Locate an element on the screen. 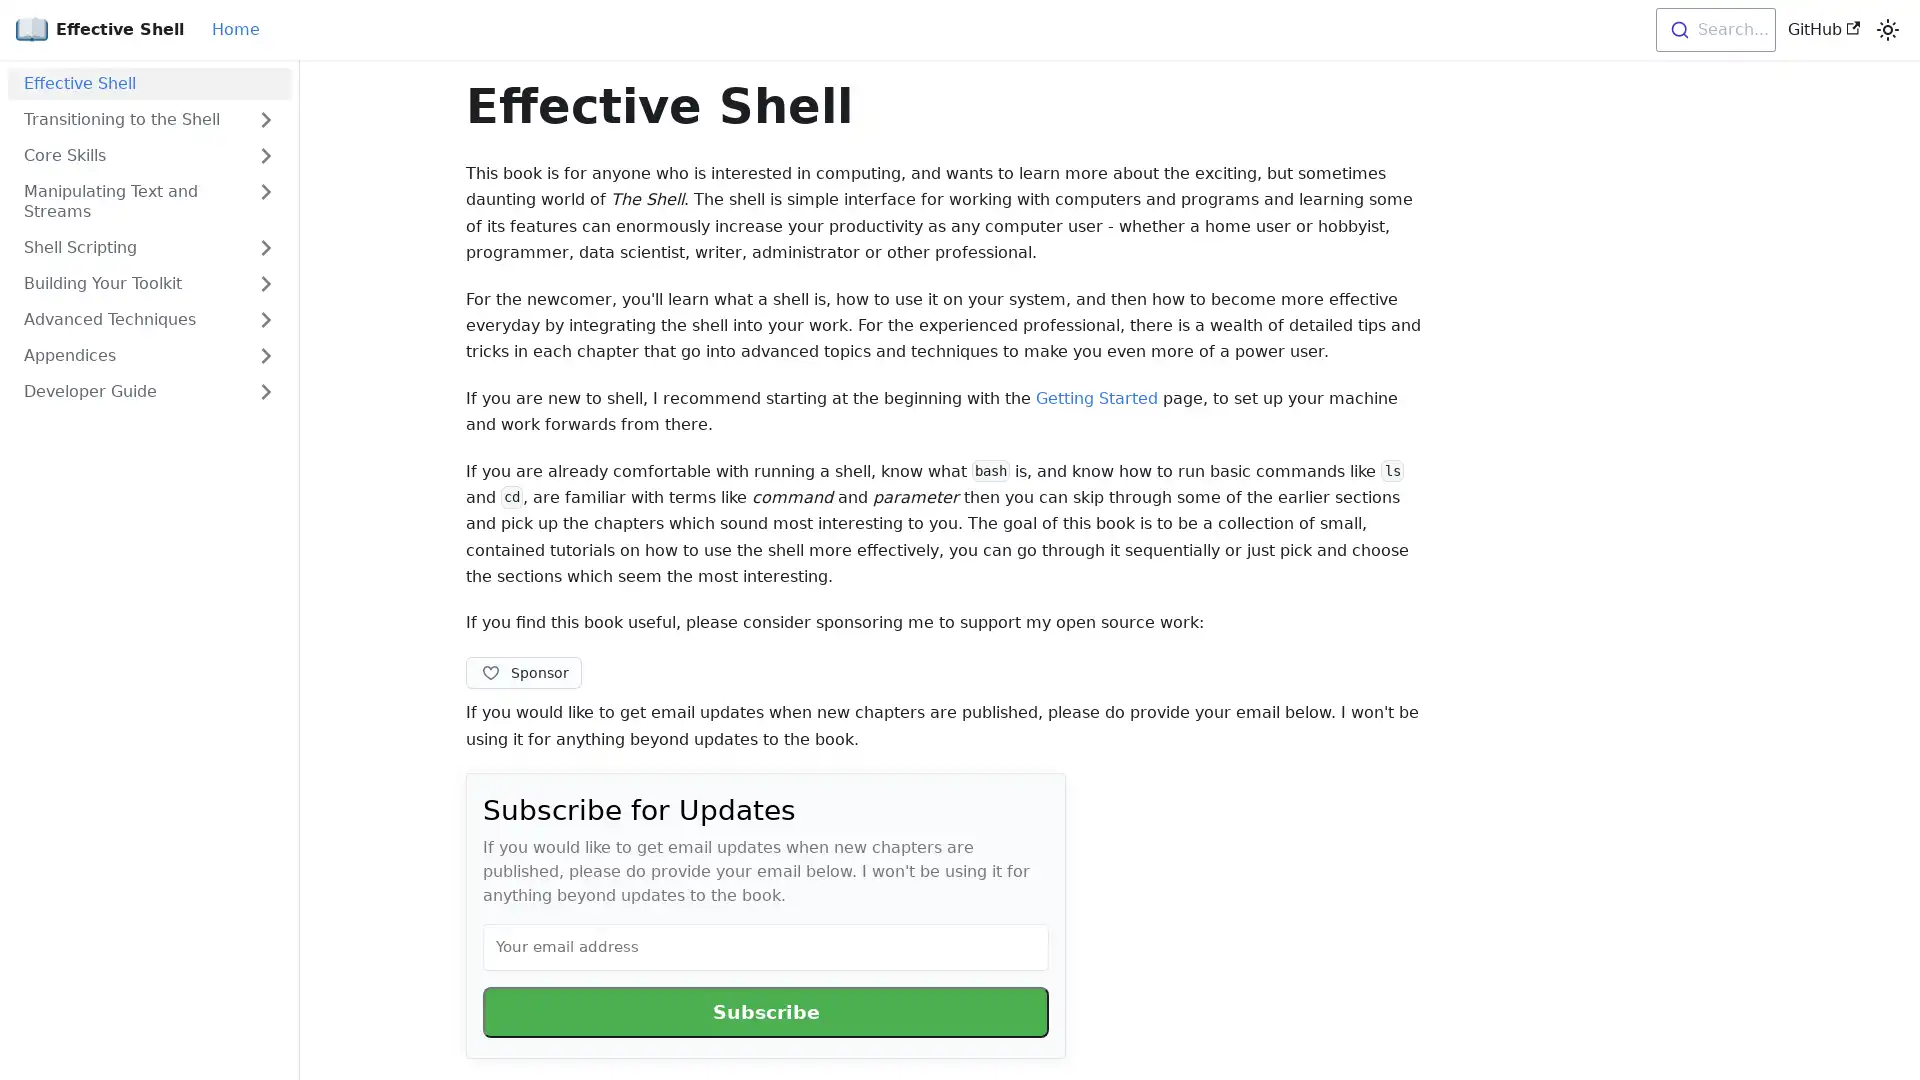  Toggle the collapsible sidebar category 'Manipulating Text and Streams' is located at coordinates (264, 201).